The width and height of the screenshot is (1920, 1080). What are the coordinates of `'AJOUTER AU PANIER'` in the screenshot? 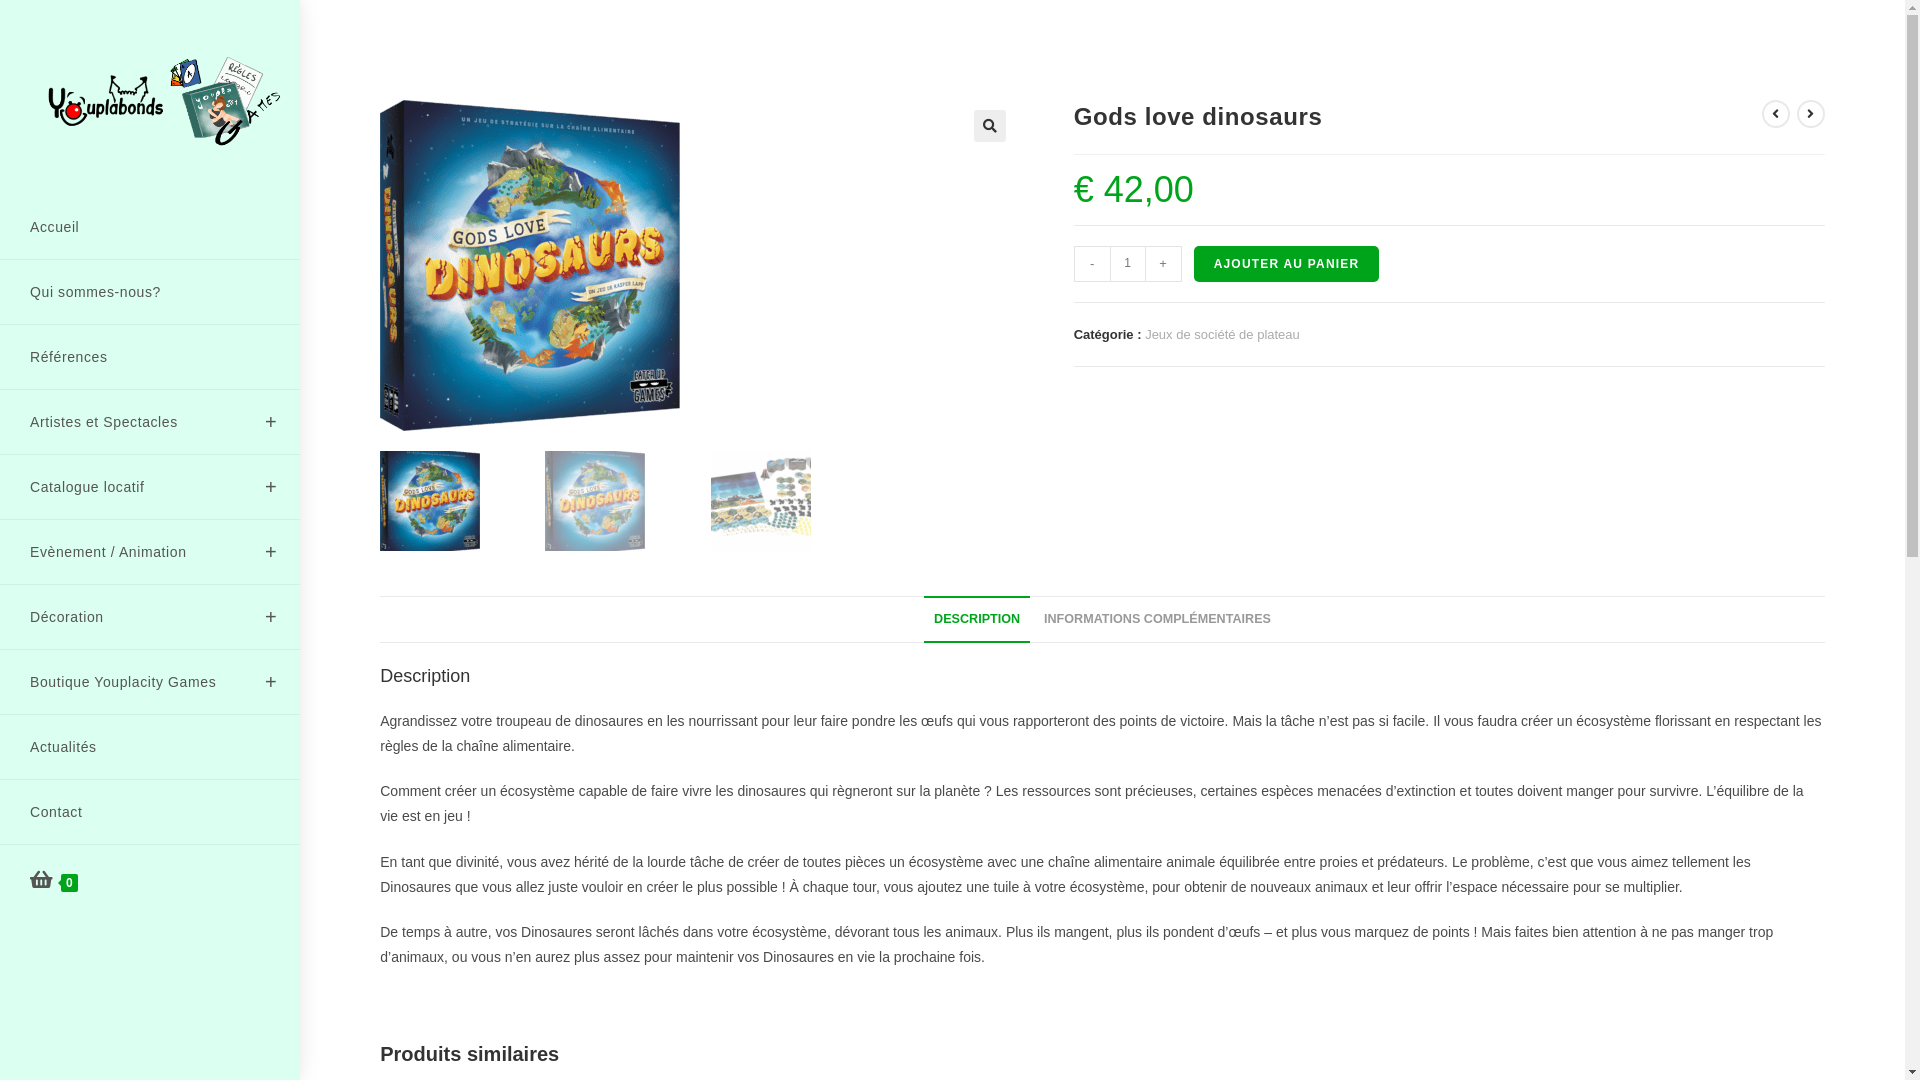 It's located at (1286, 262).